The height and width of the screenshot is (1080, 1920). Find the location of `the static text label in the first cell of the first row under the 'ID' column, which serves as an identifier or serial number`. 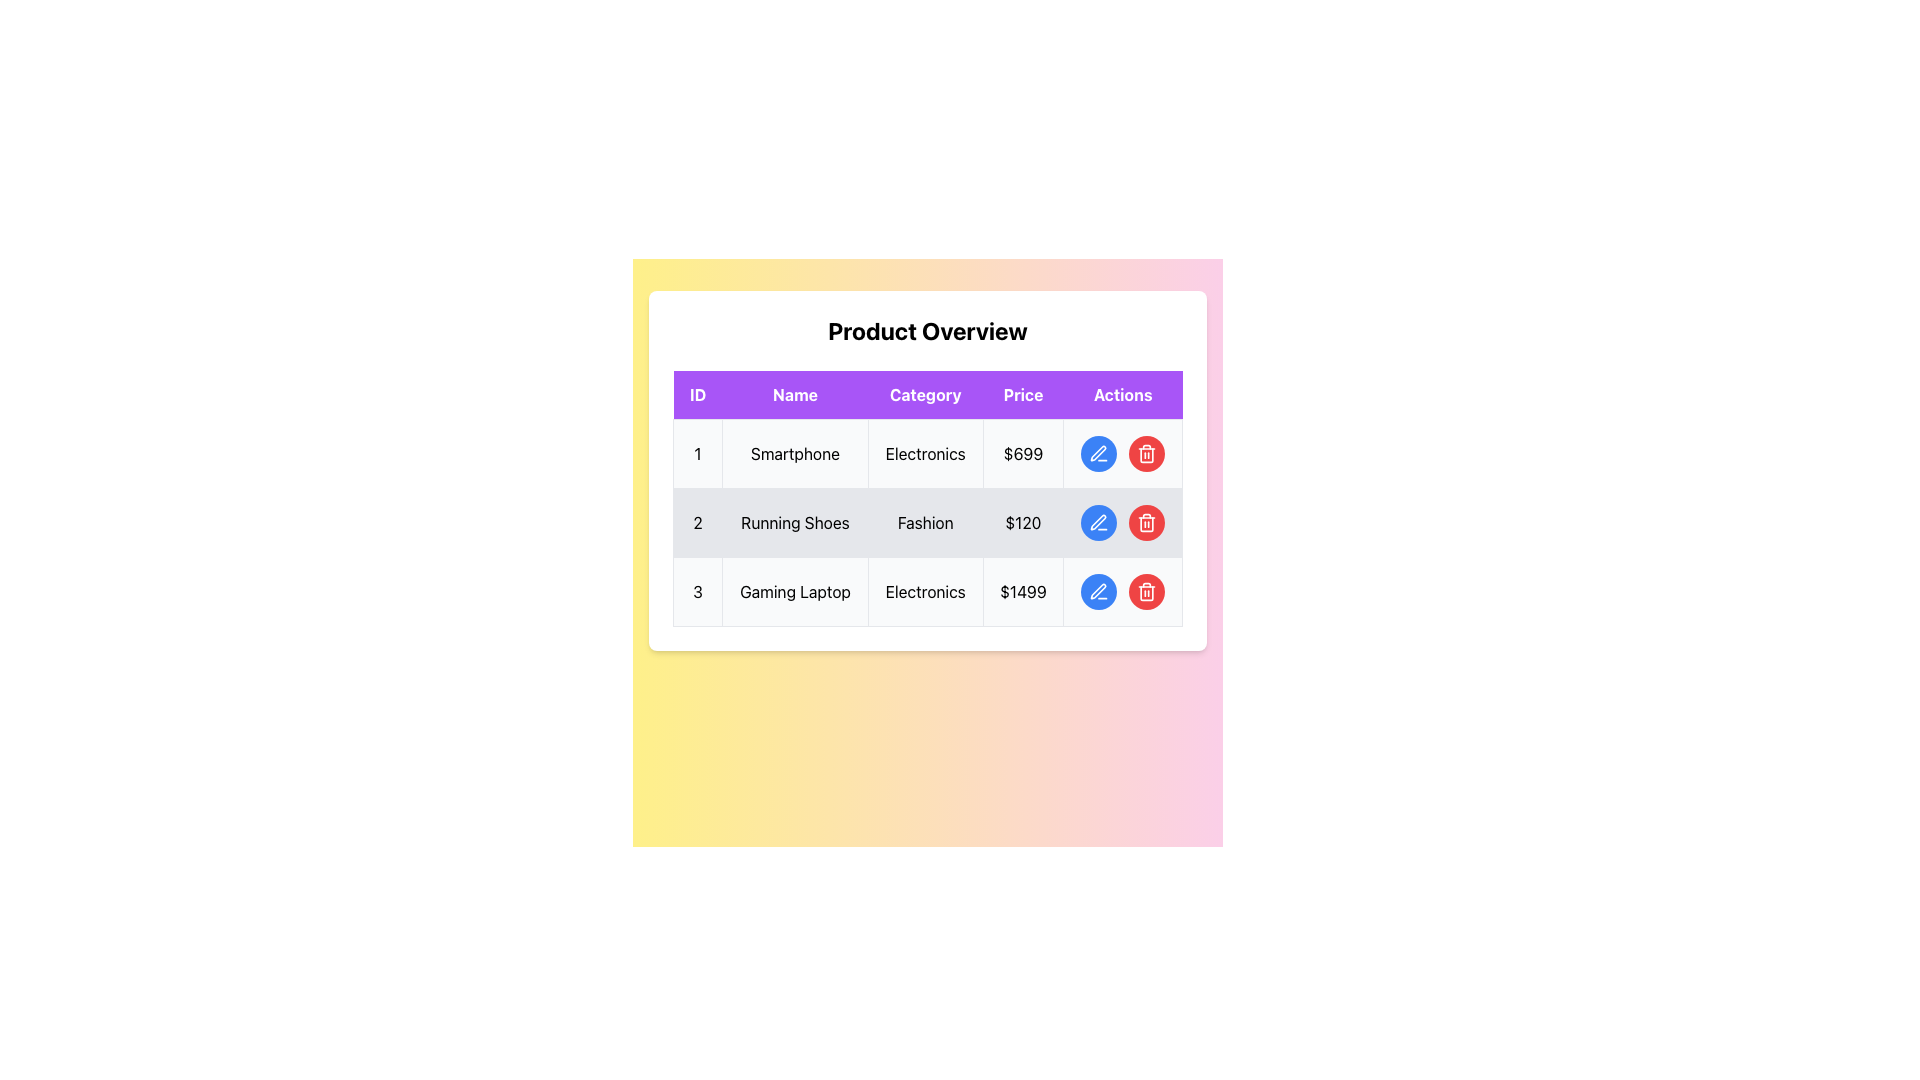

the static text label in the first cell of the first row under the 'ID' column, which serves as an identifier or serial number is located at coordinates (698, 454).